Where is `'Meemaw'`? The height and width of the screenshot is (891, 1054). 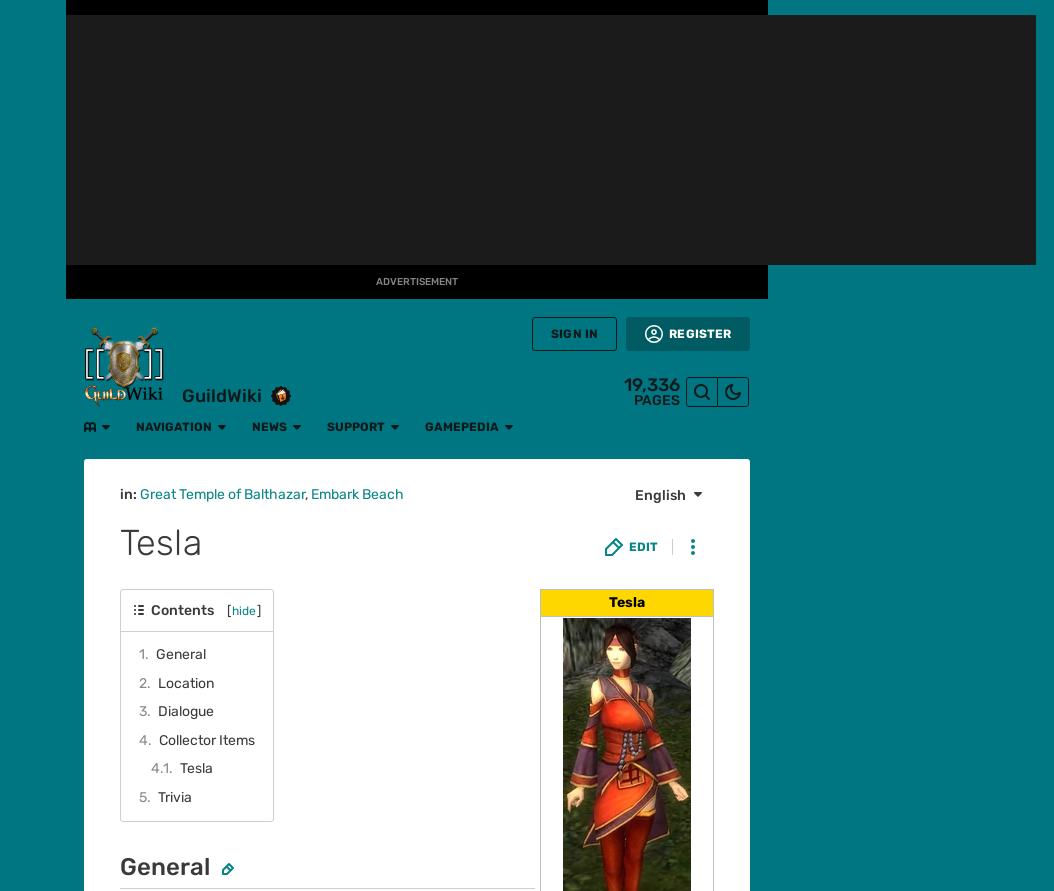 'Meemaw' is located at coordinates (578, 474).